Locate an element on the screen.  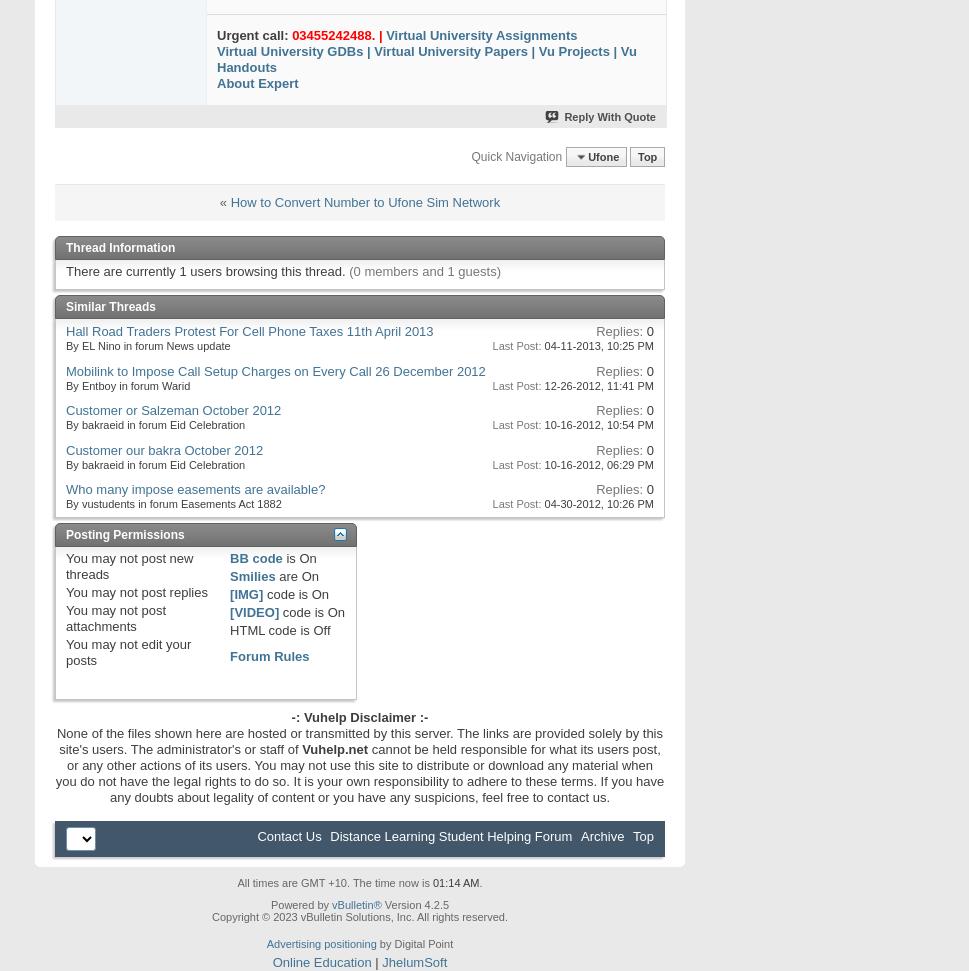
'By Entboy in forum Warid' is located at coordinates (128, 384).